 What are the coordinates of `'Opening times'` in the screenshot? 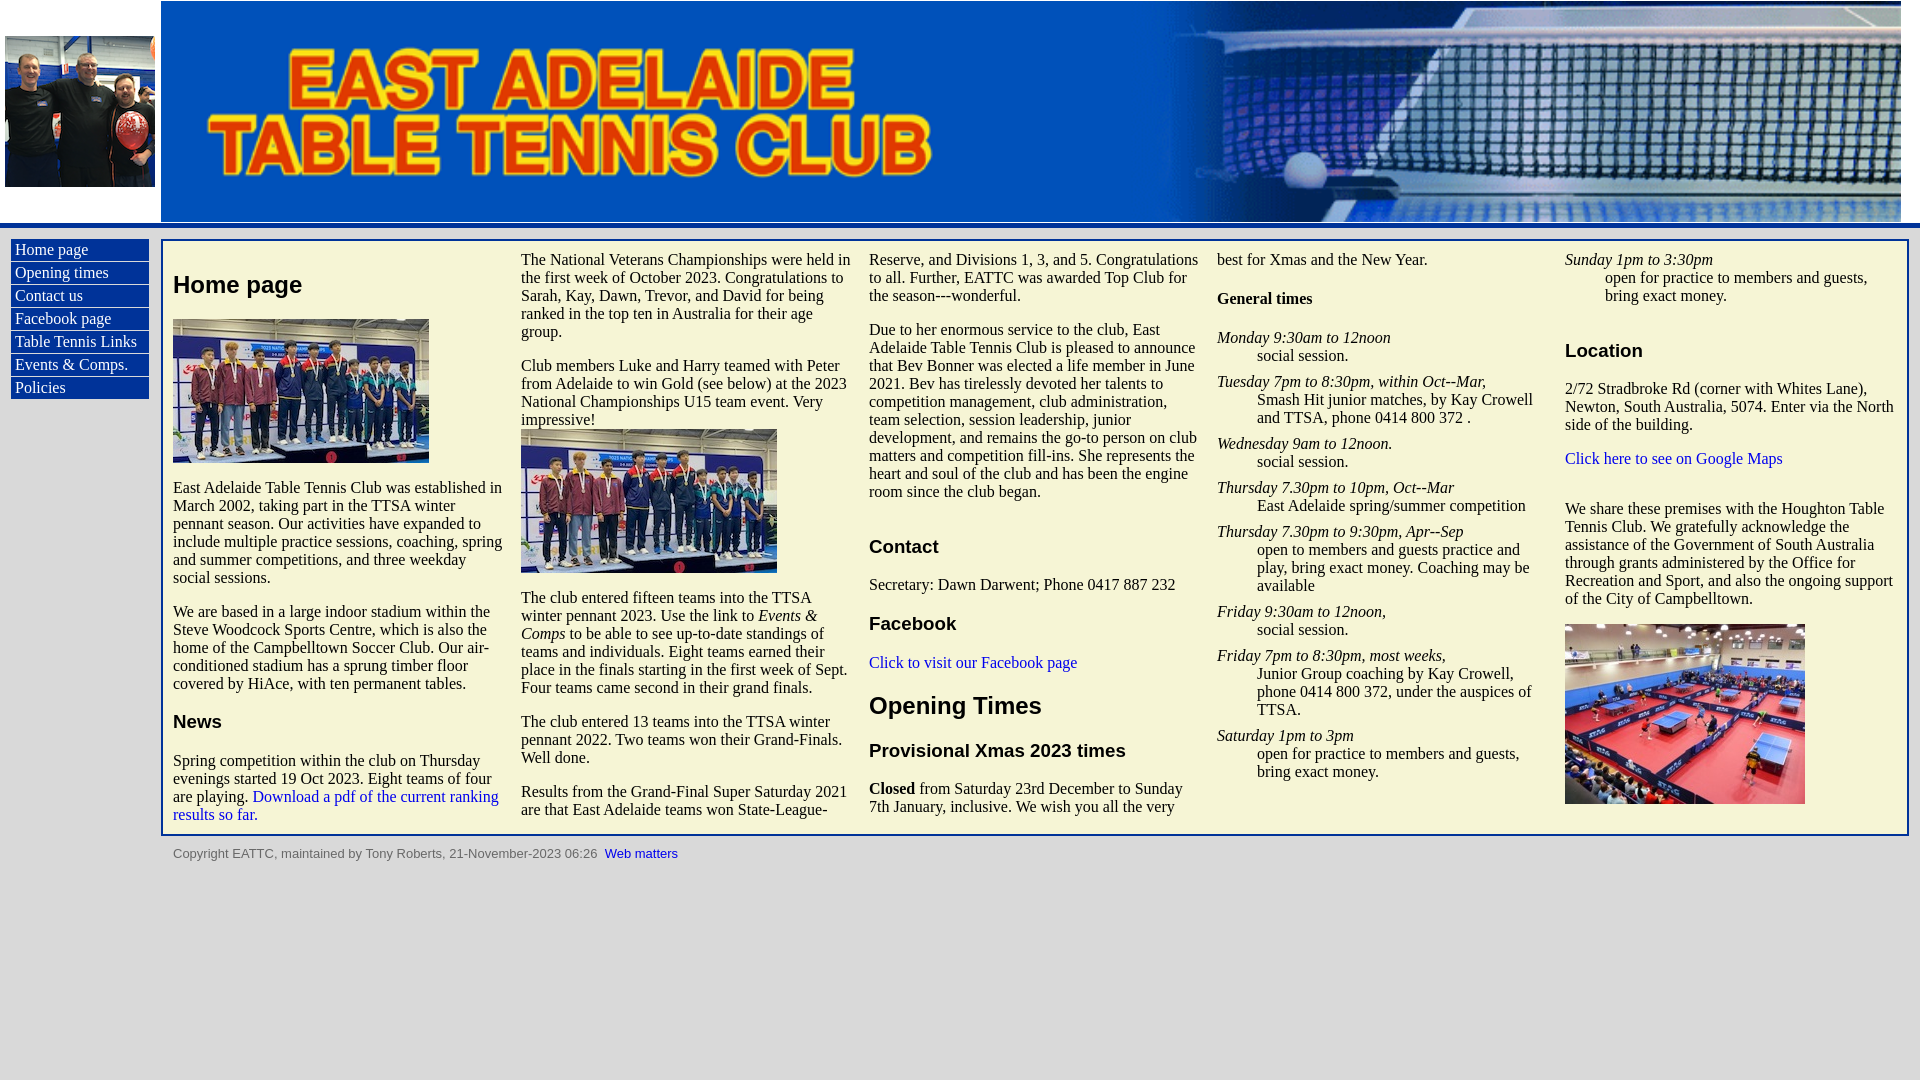 It's located at (80, 273).